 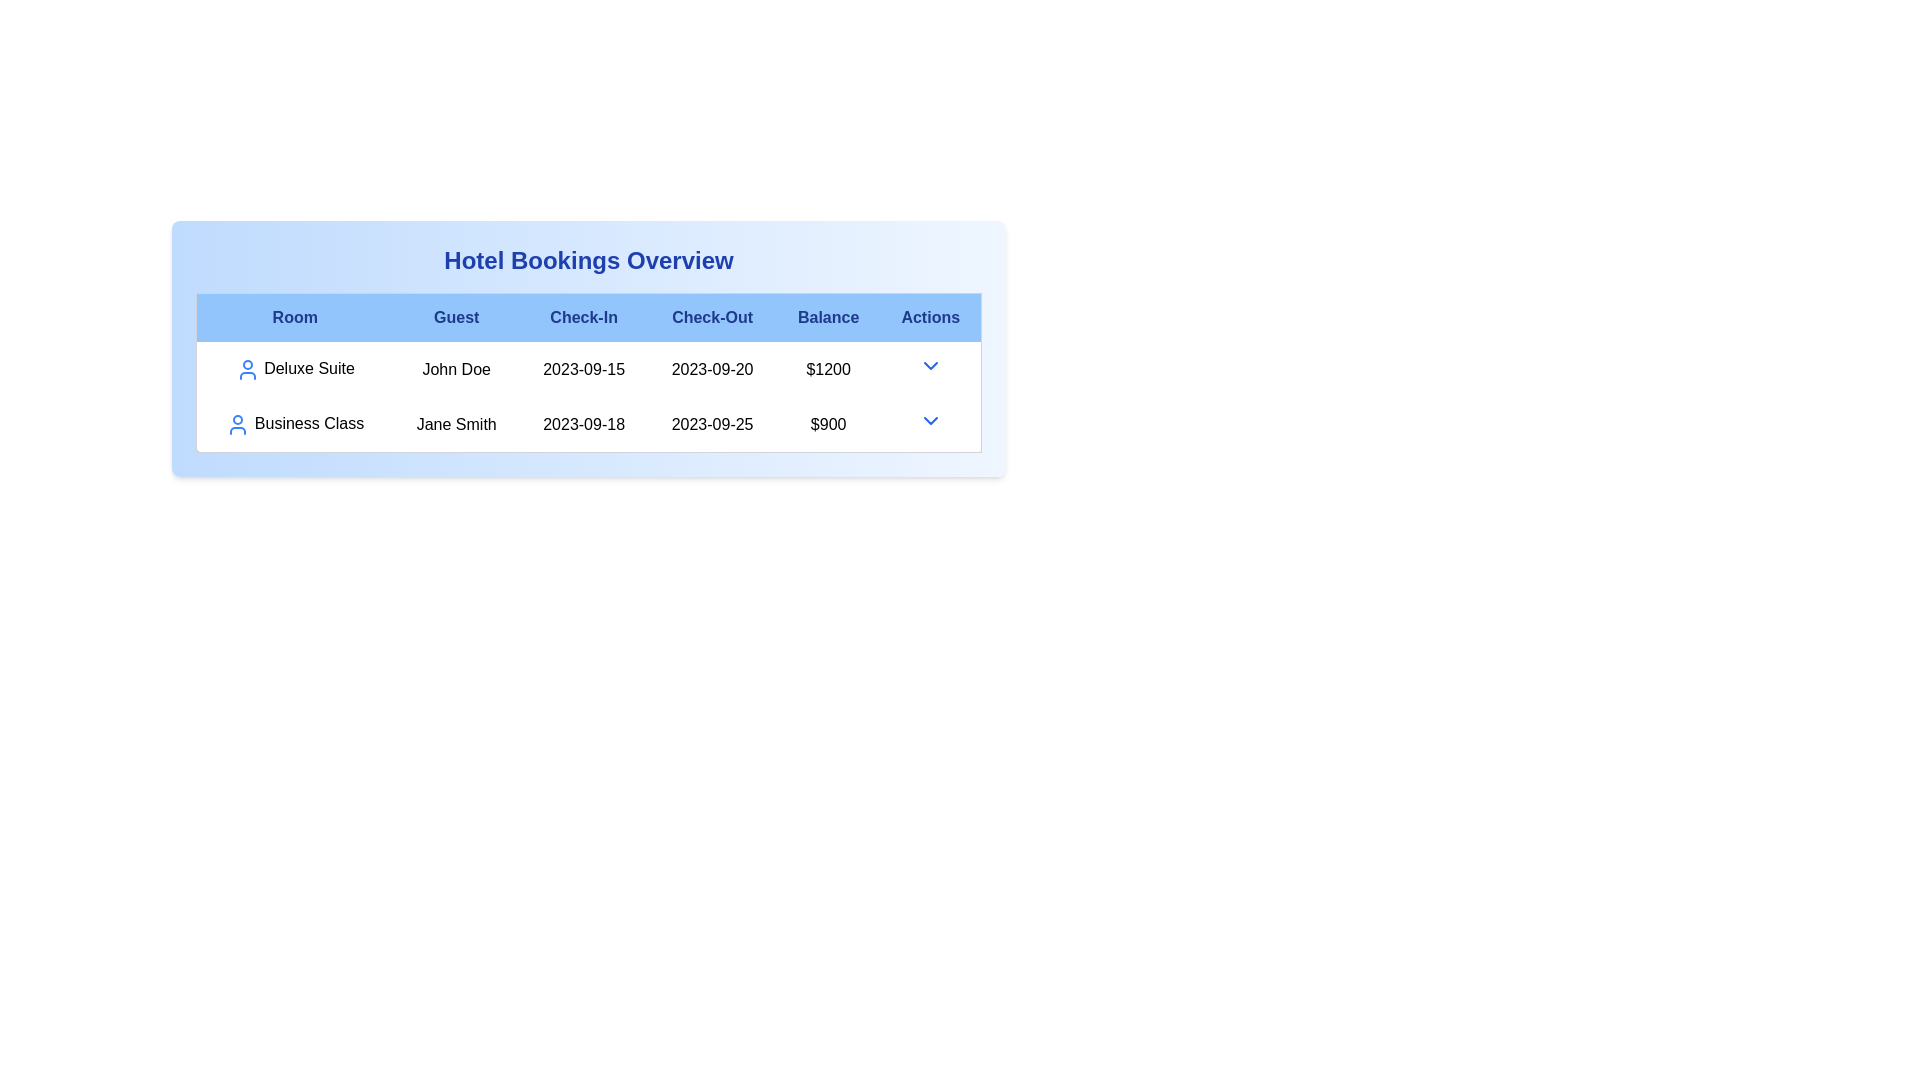 What do you see at coordinates (293, 369) in the screenshot?
I see `the text within the table cell to select it` at bounding box center [293, 369].